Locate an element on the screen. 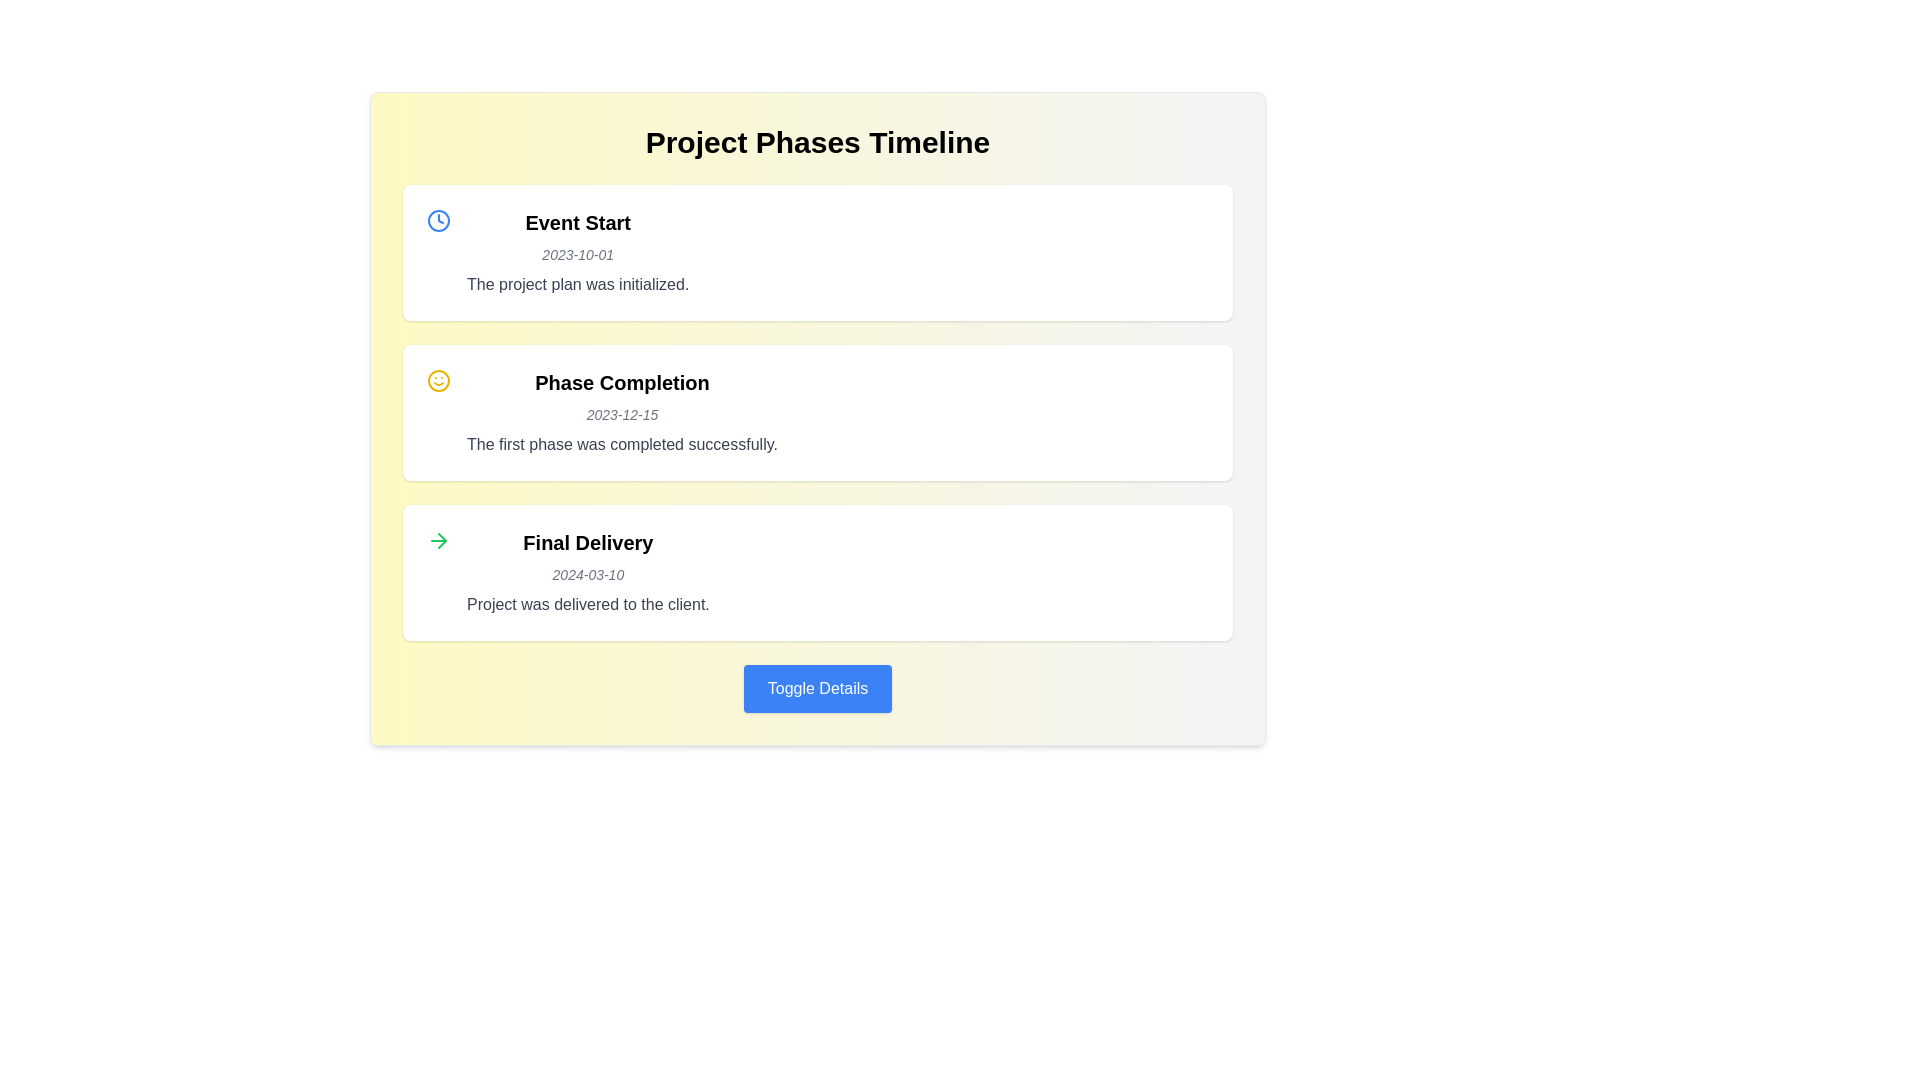  the Text Label displaying the date for the 'Final Delivery' event in the project timeline, which is located in the third event block is located at coordinates (587, 574).